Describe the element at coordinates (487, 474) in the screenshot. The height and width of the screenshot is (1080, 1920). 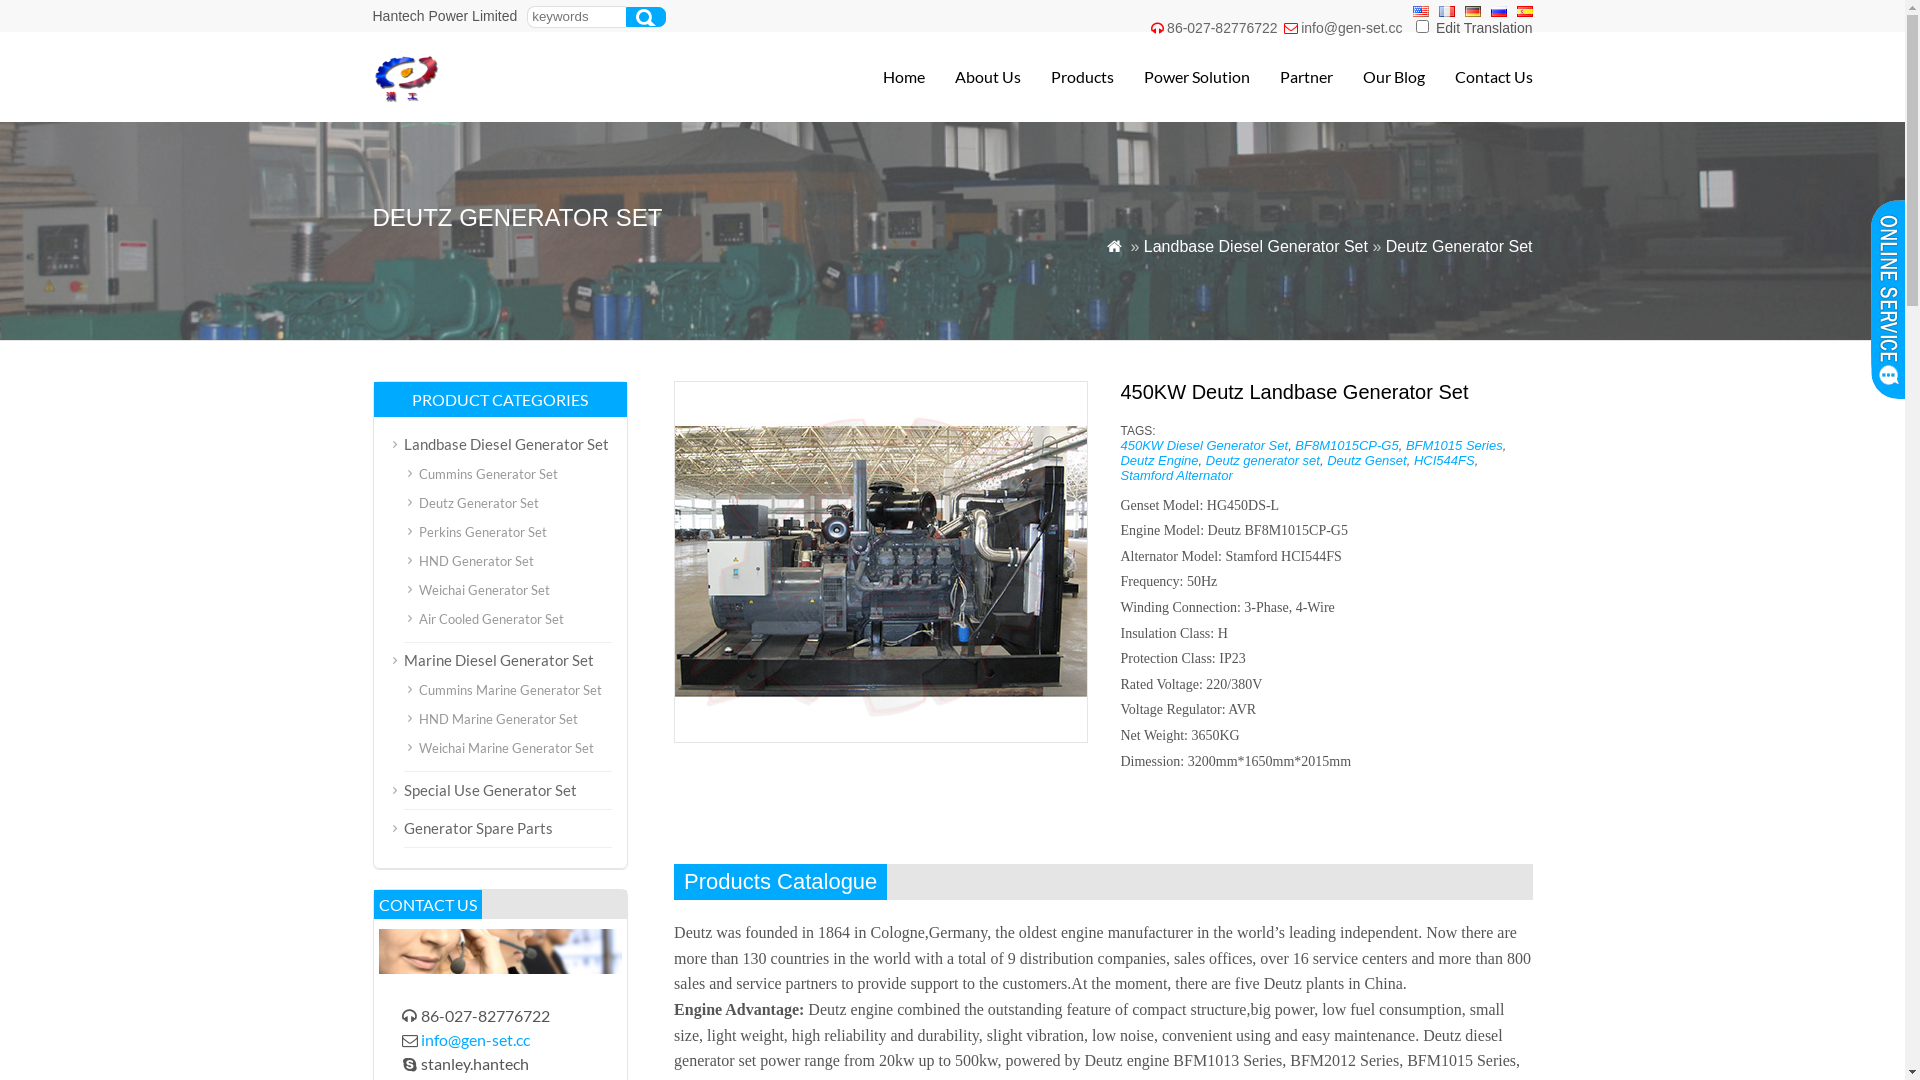
I see `'Cummins Generator Set'` at that location.